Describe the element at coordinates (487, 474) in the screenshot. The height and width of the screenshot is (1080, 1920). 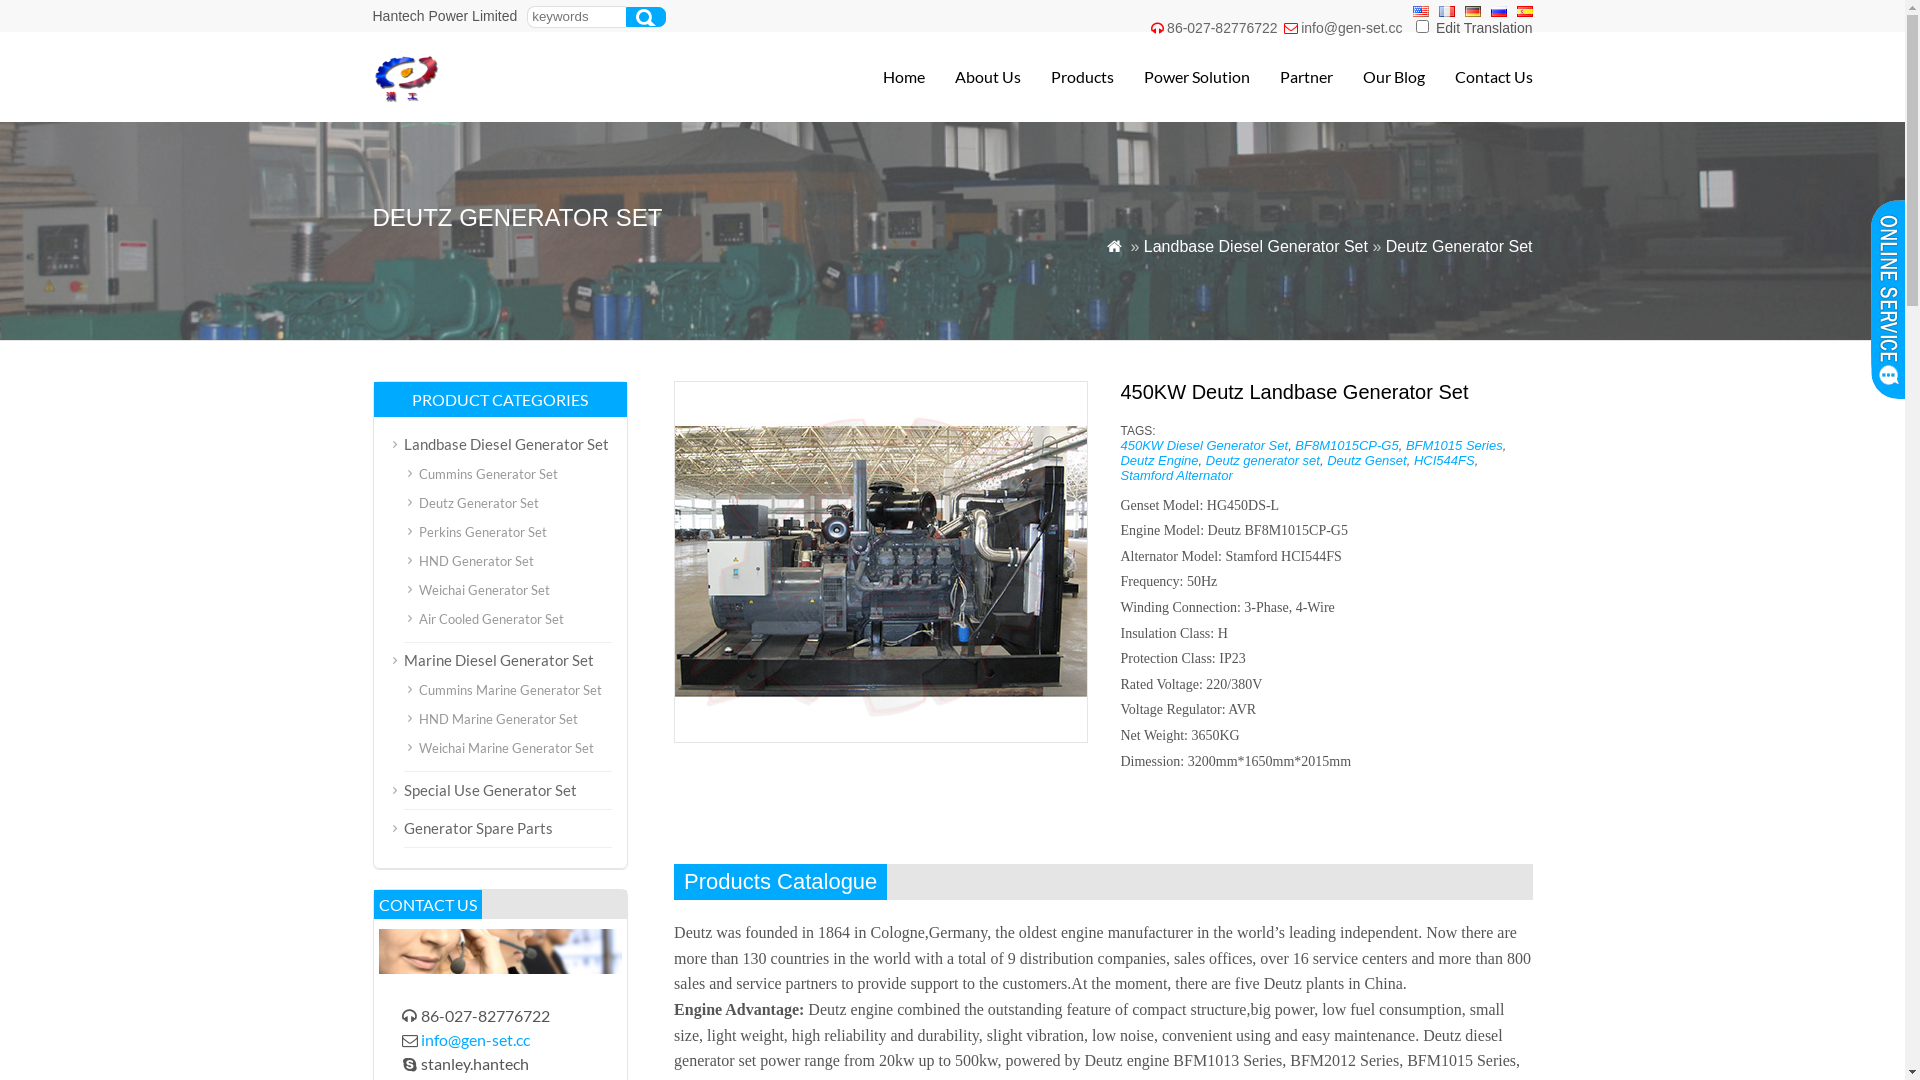
I see `'Cummins Generator Set'` at that location.